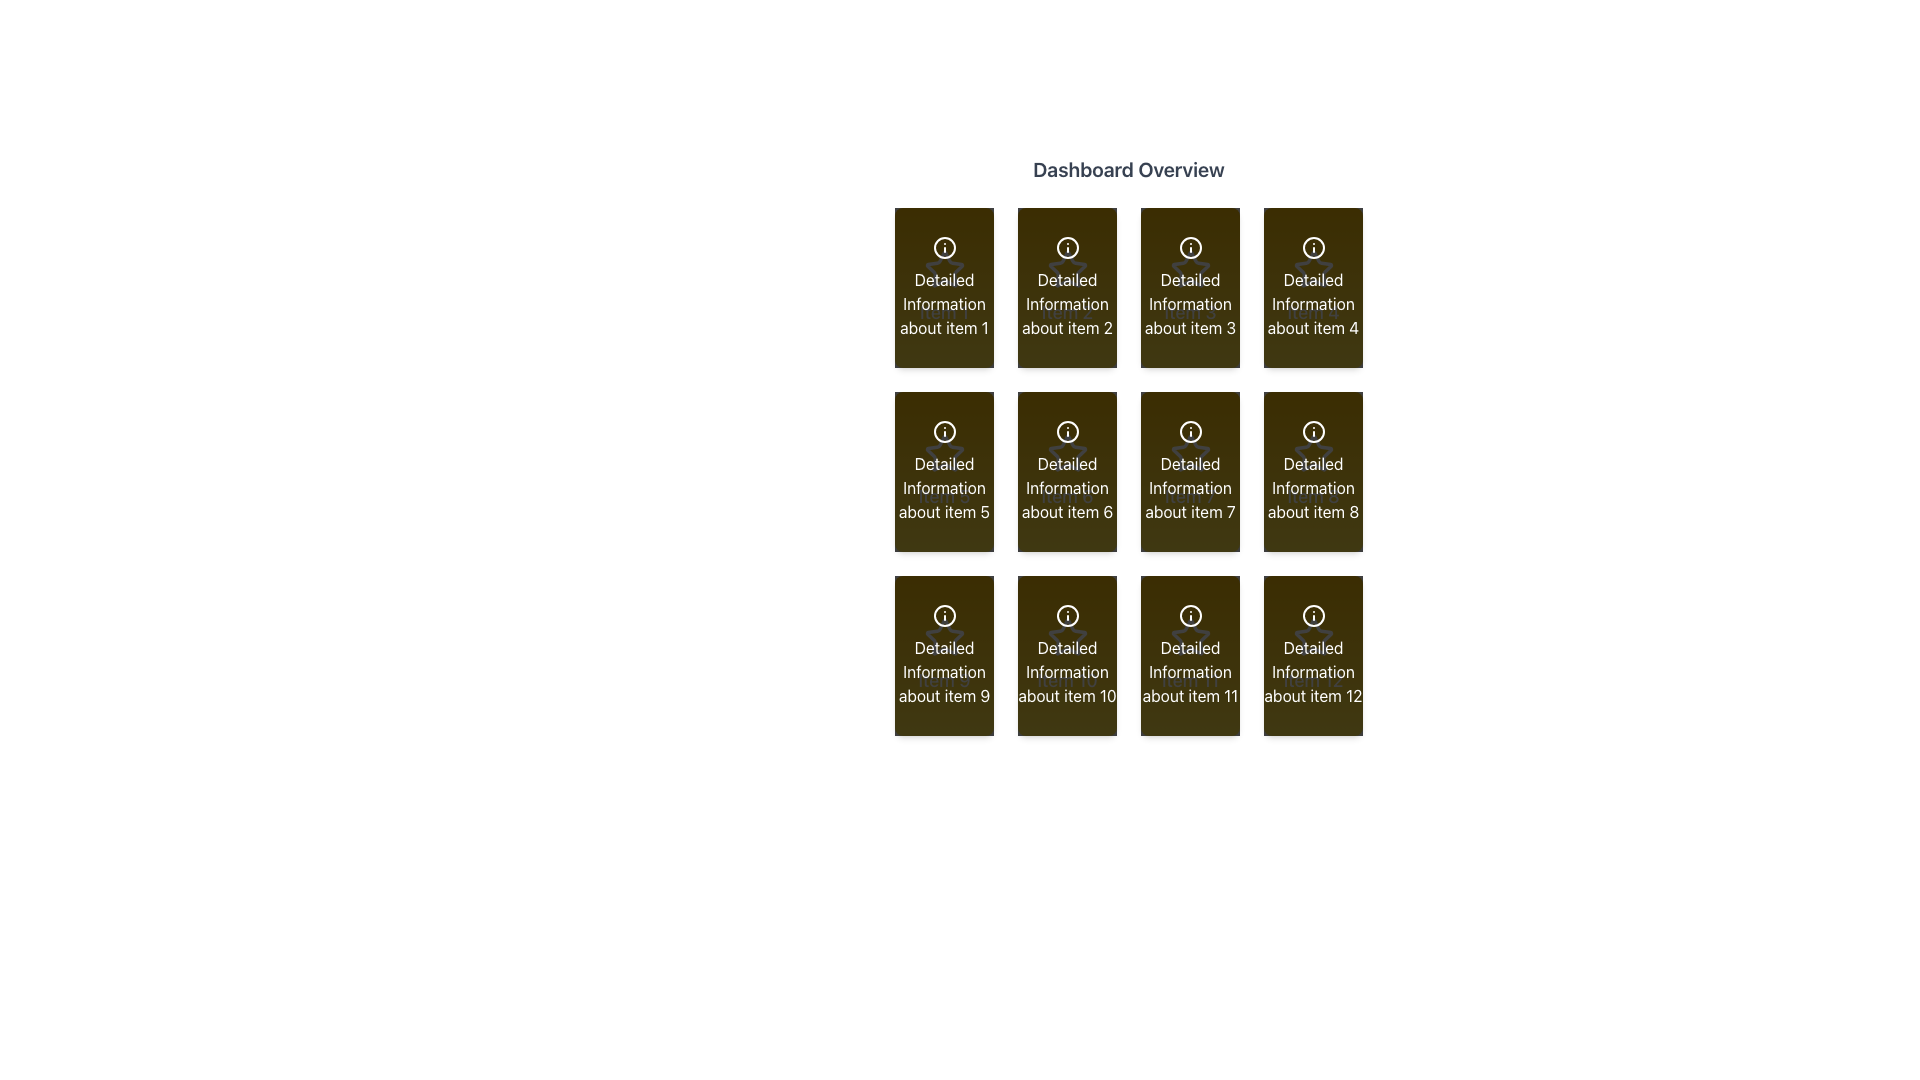 The width and height of the screenshot is (1920, 1080). Describe the element at coordinates (1190, 431) in the screenshot. I see `the circular icon representing 'Detailed Information about item 7' in the icon group` at that location.